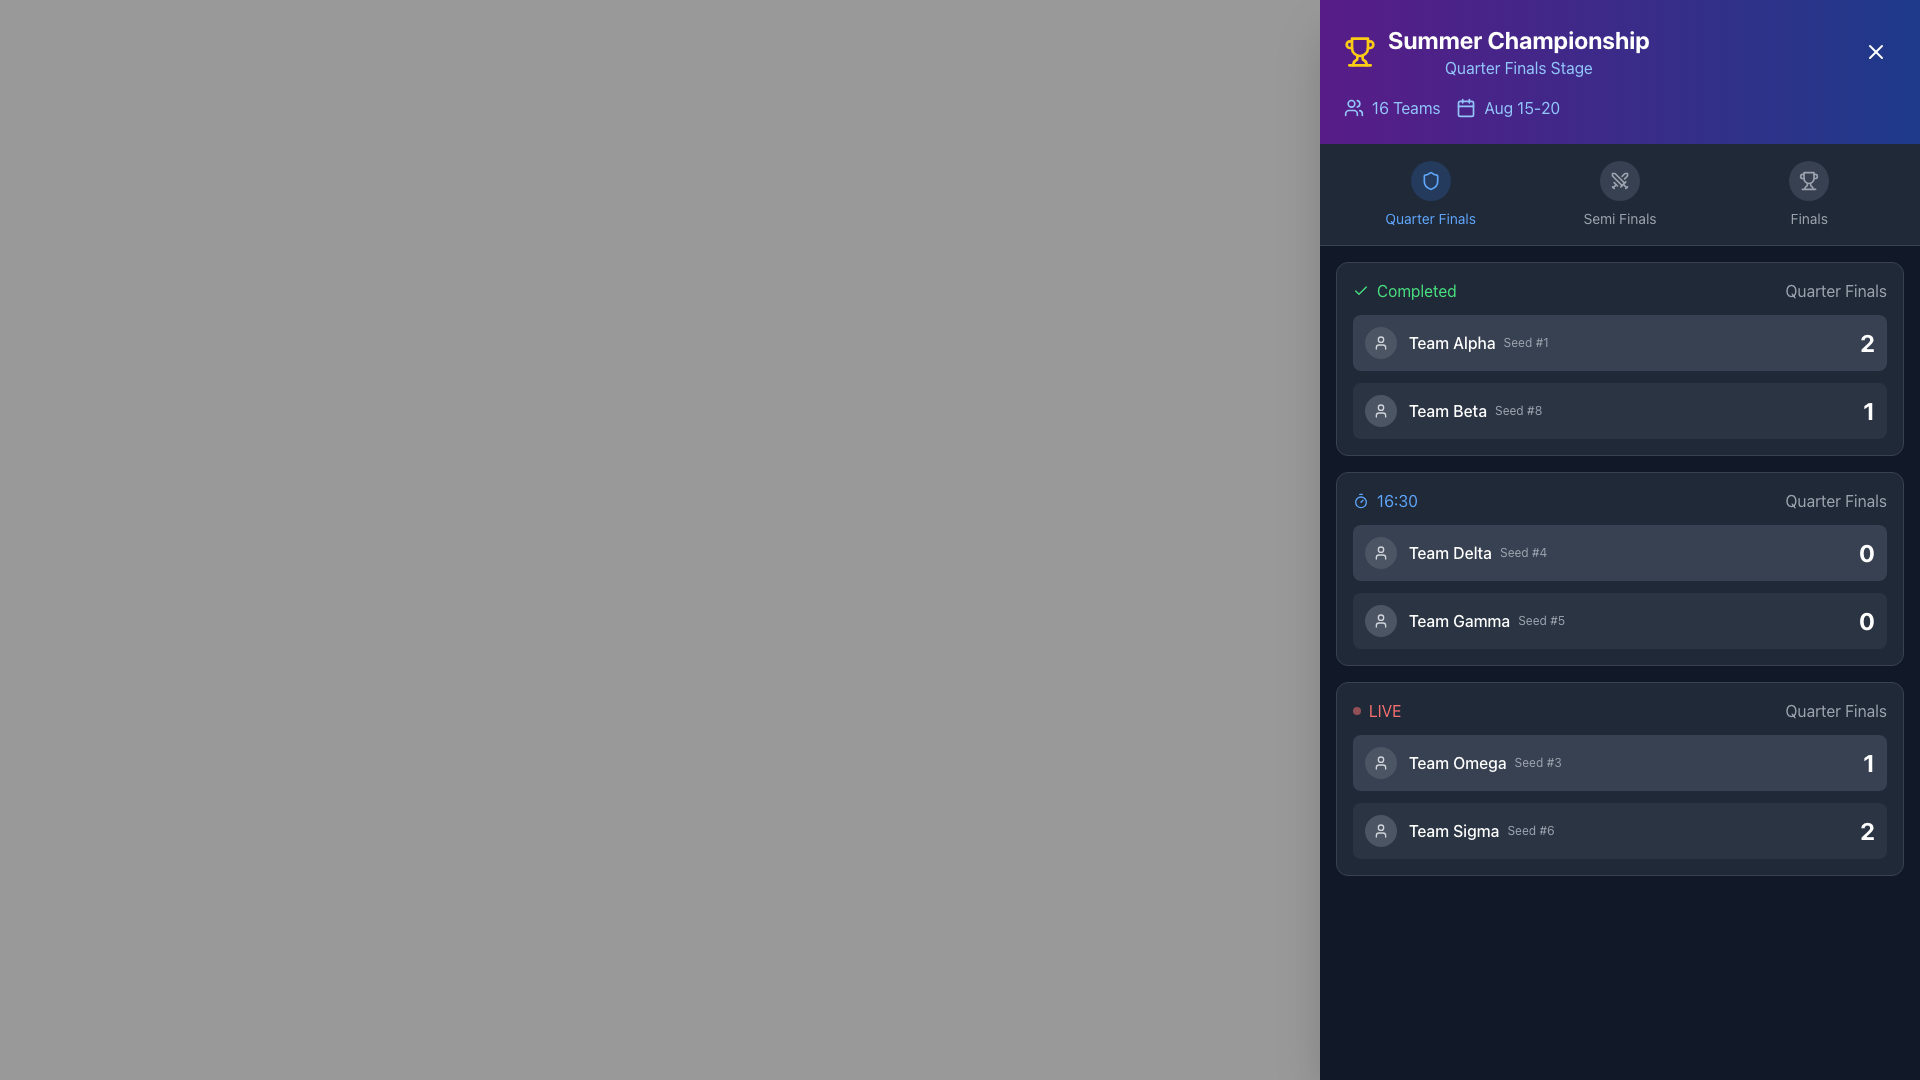 This screenshot has height=1080, width=1920. What do you see at coordinates (1836, 290) in the screenshot?
I see `the static text label displaying 'Quarter Finals', which is right-aligned and located to the far right of the header 'Completed'` at bounding box center [1836, 290].